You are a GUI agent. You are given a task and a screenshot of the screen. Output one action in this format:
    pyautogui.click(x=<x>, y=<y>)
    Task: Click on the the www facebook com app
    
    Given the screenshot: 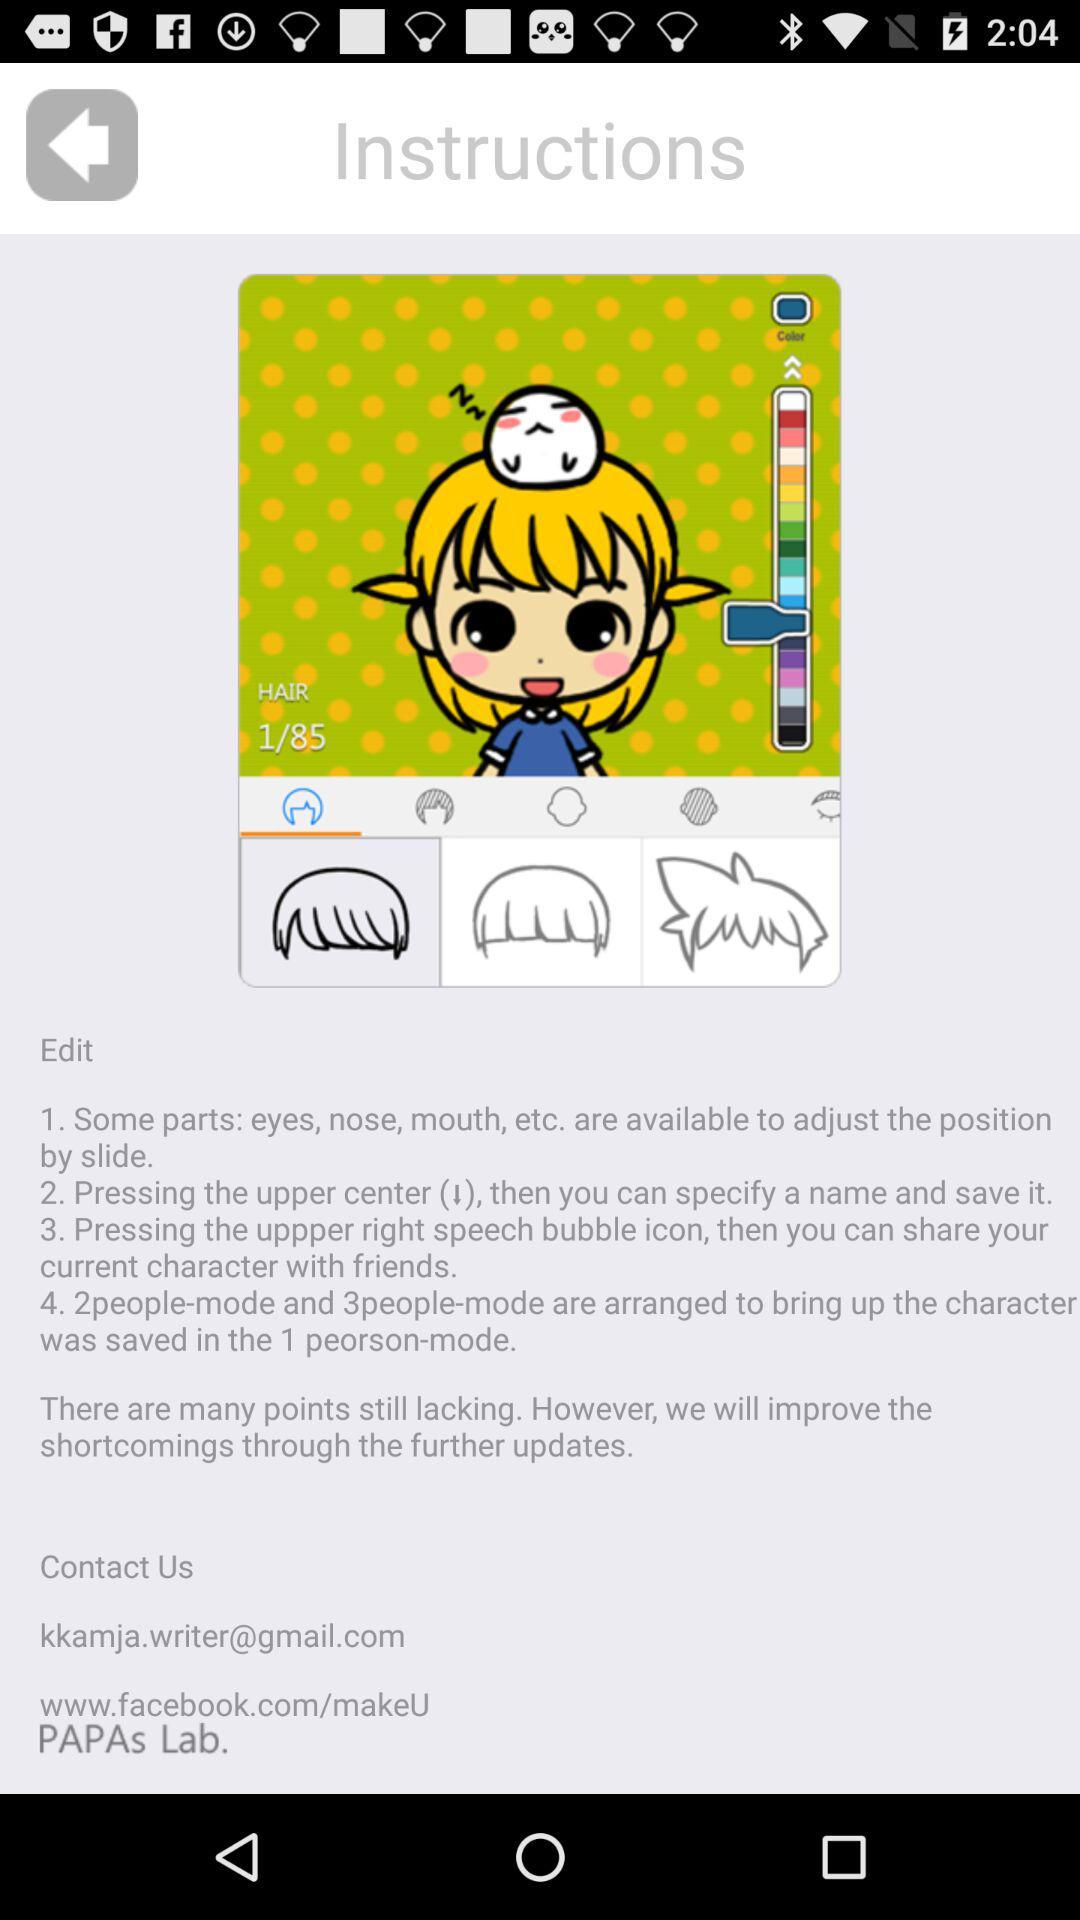 What is the action you would take?
    pyautogui.click(x=233, y=1702)
    